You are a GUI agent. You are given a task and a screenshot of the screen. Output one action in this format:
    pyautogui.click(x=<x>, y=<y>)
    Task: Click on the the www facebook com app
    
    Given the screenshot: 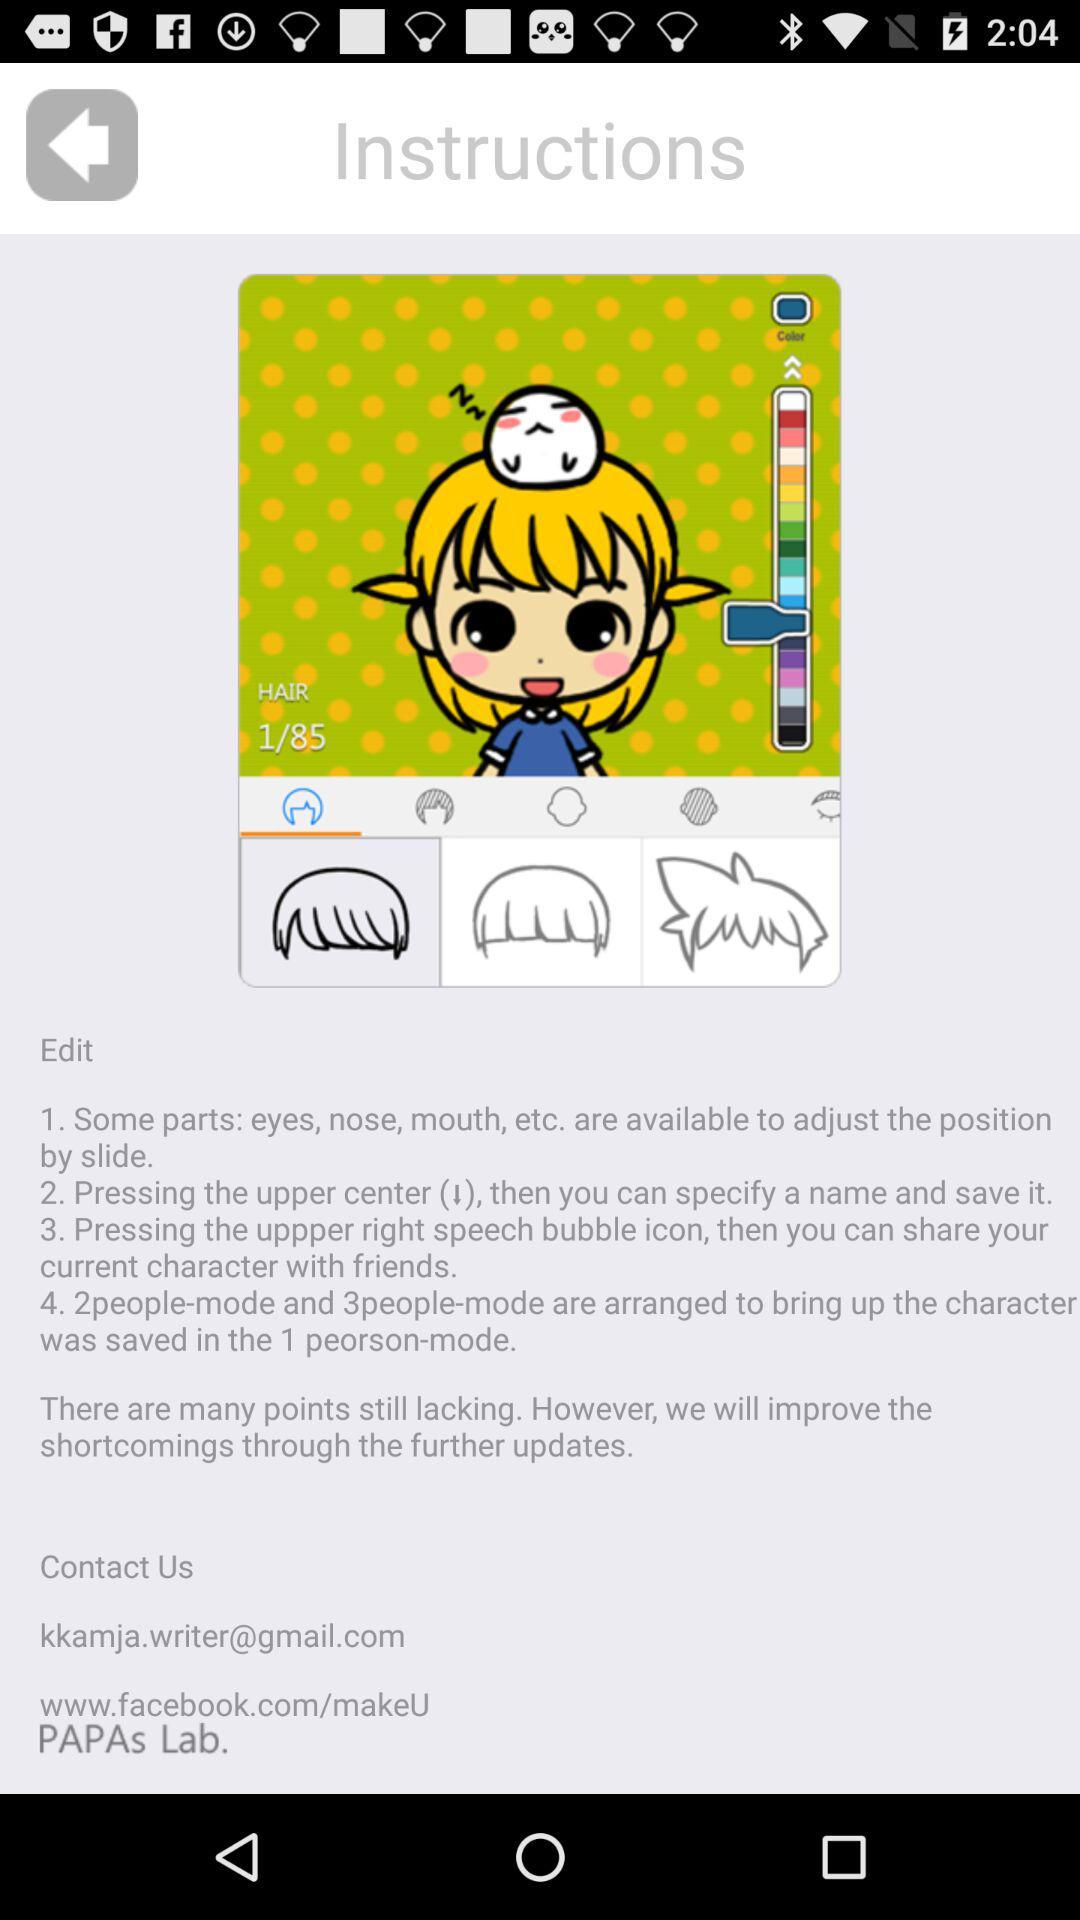 What is the action you would take?
    pyautogui.click(x=233, y=1702)
    